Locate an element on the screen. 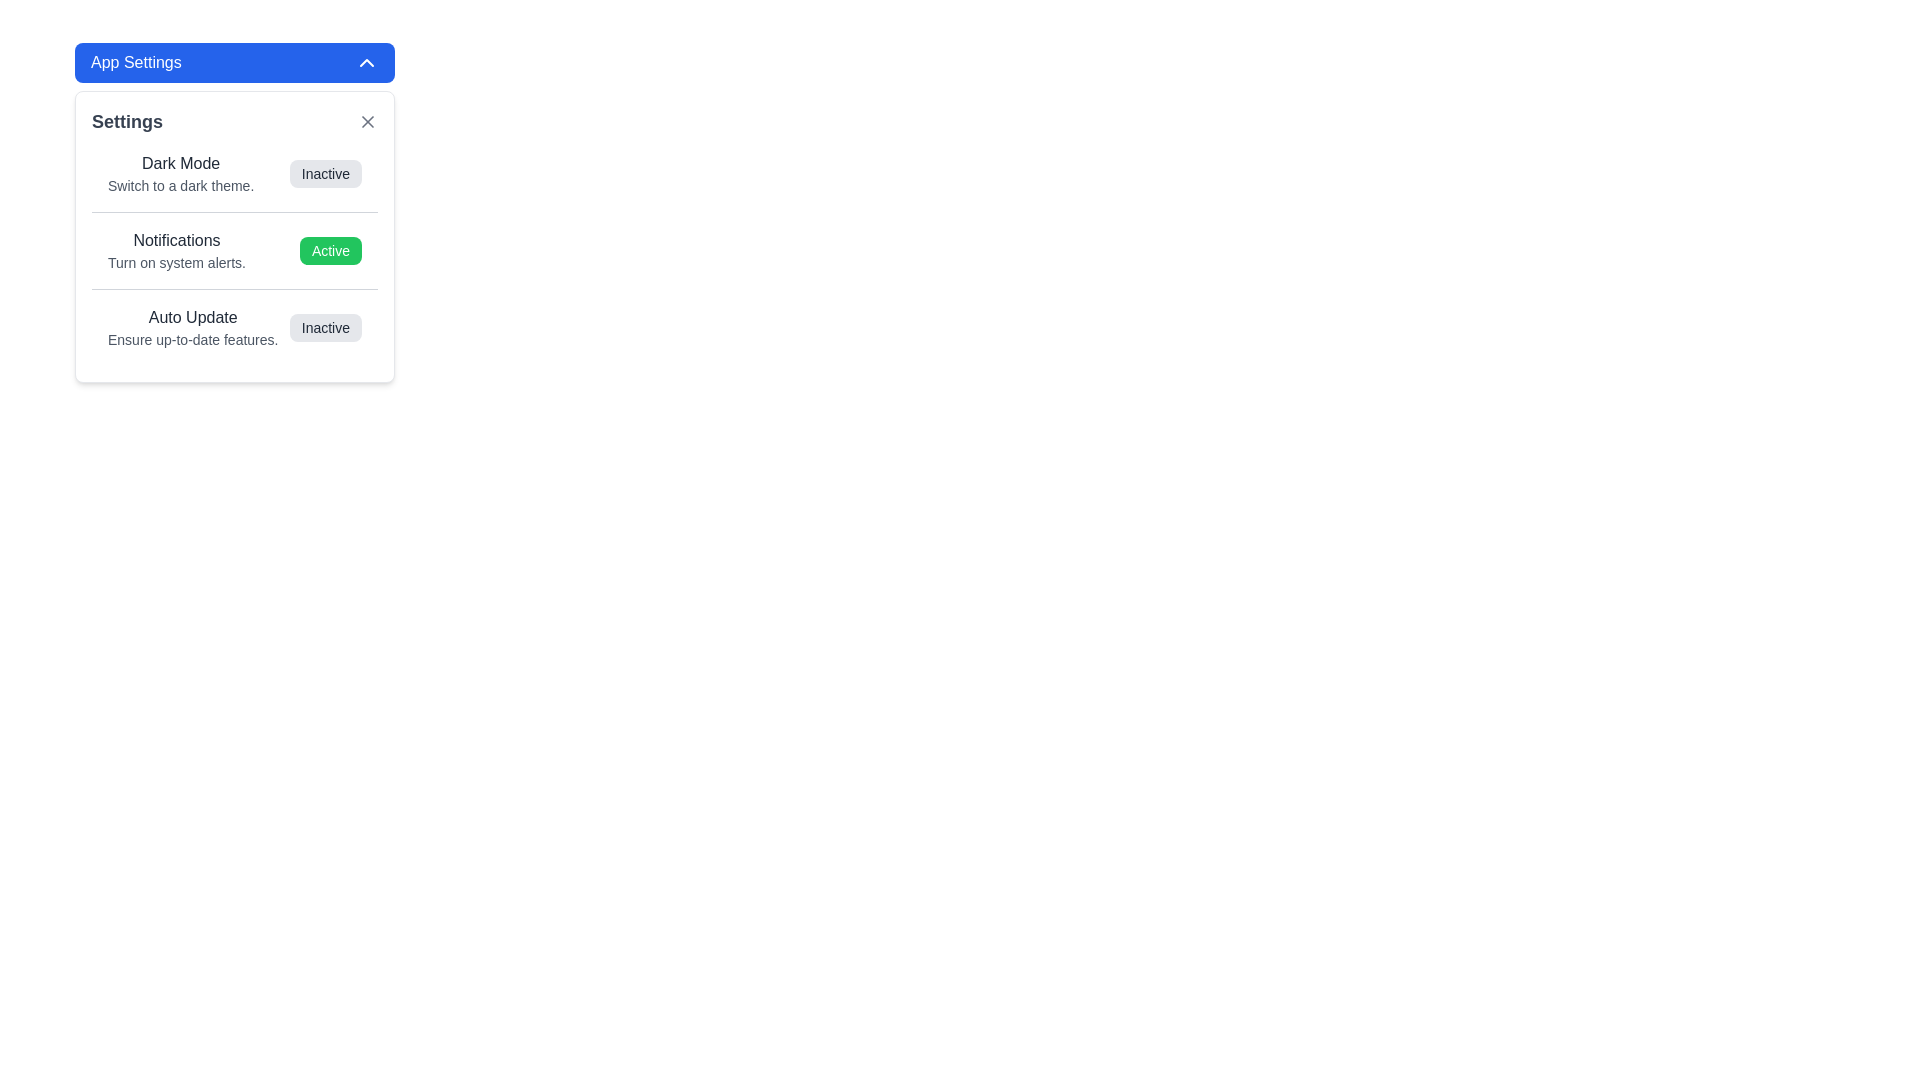 The height and width of the screenshot is (1080, 1920). the 'Notifications' text label which displays 'Notifications' in dark gray and 'Turn on system alerts.' in lighter gray, located in the middle section of the app settings panel is located at coordinates (177, 249).